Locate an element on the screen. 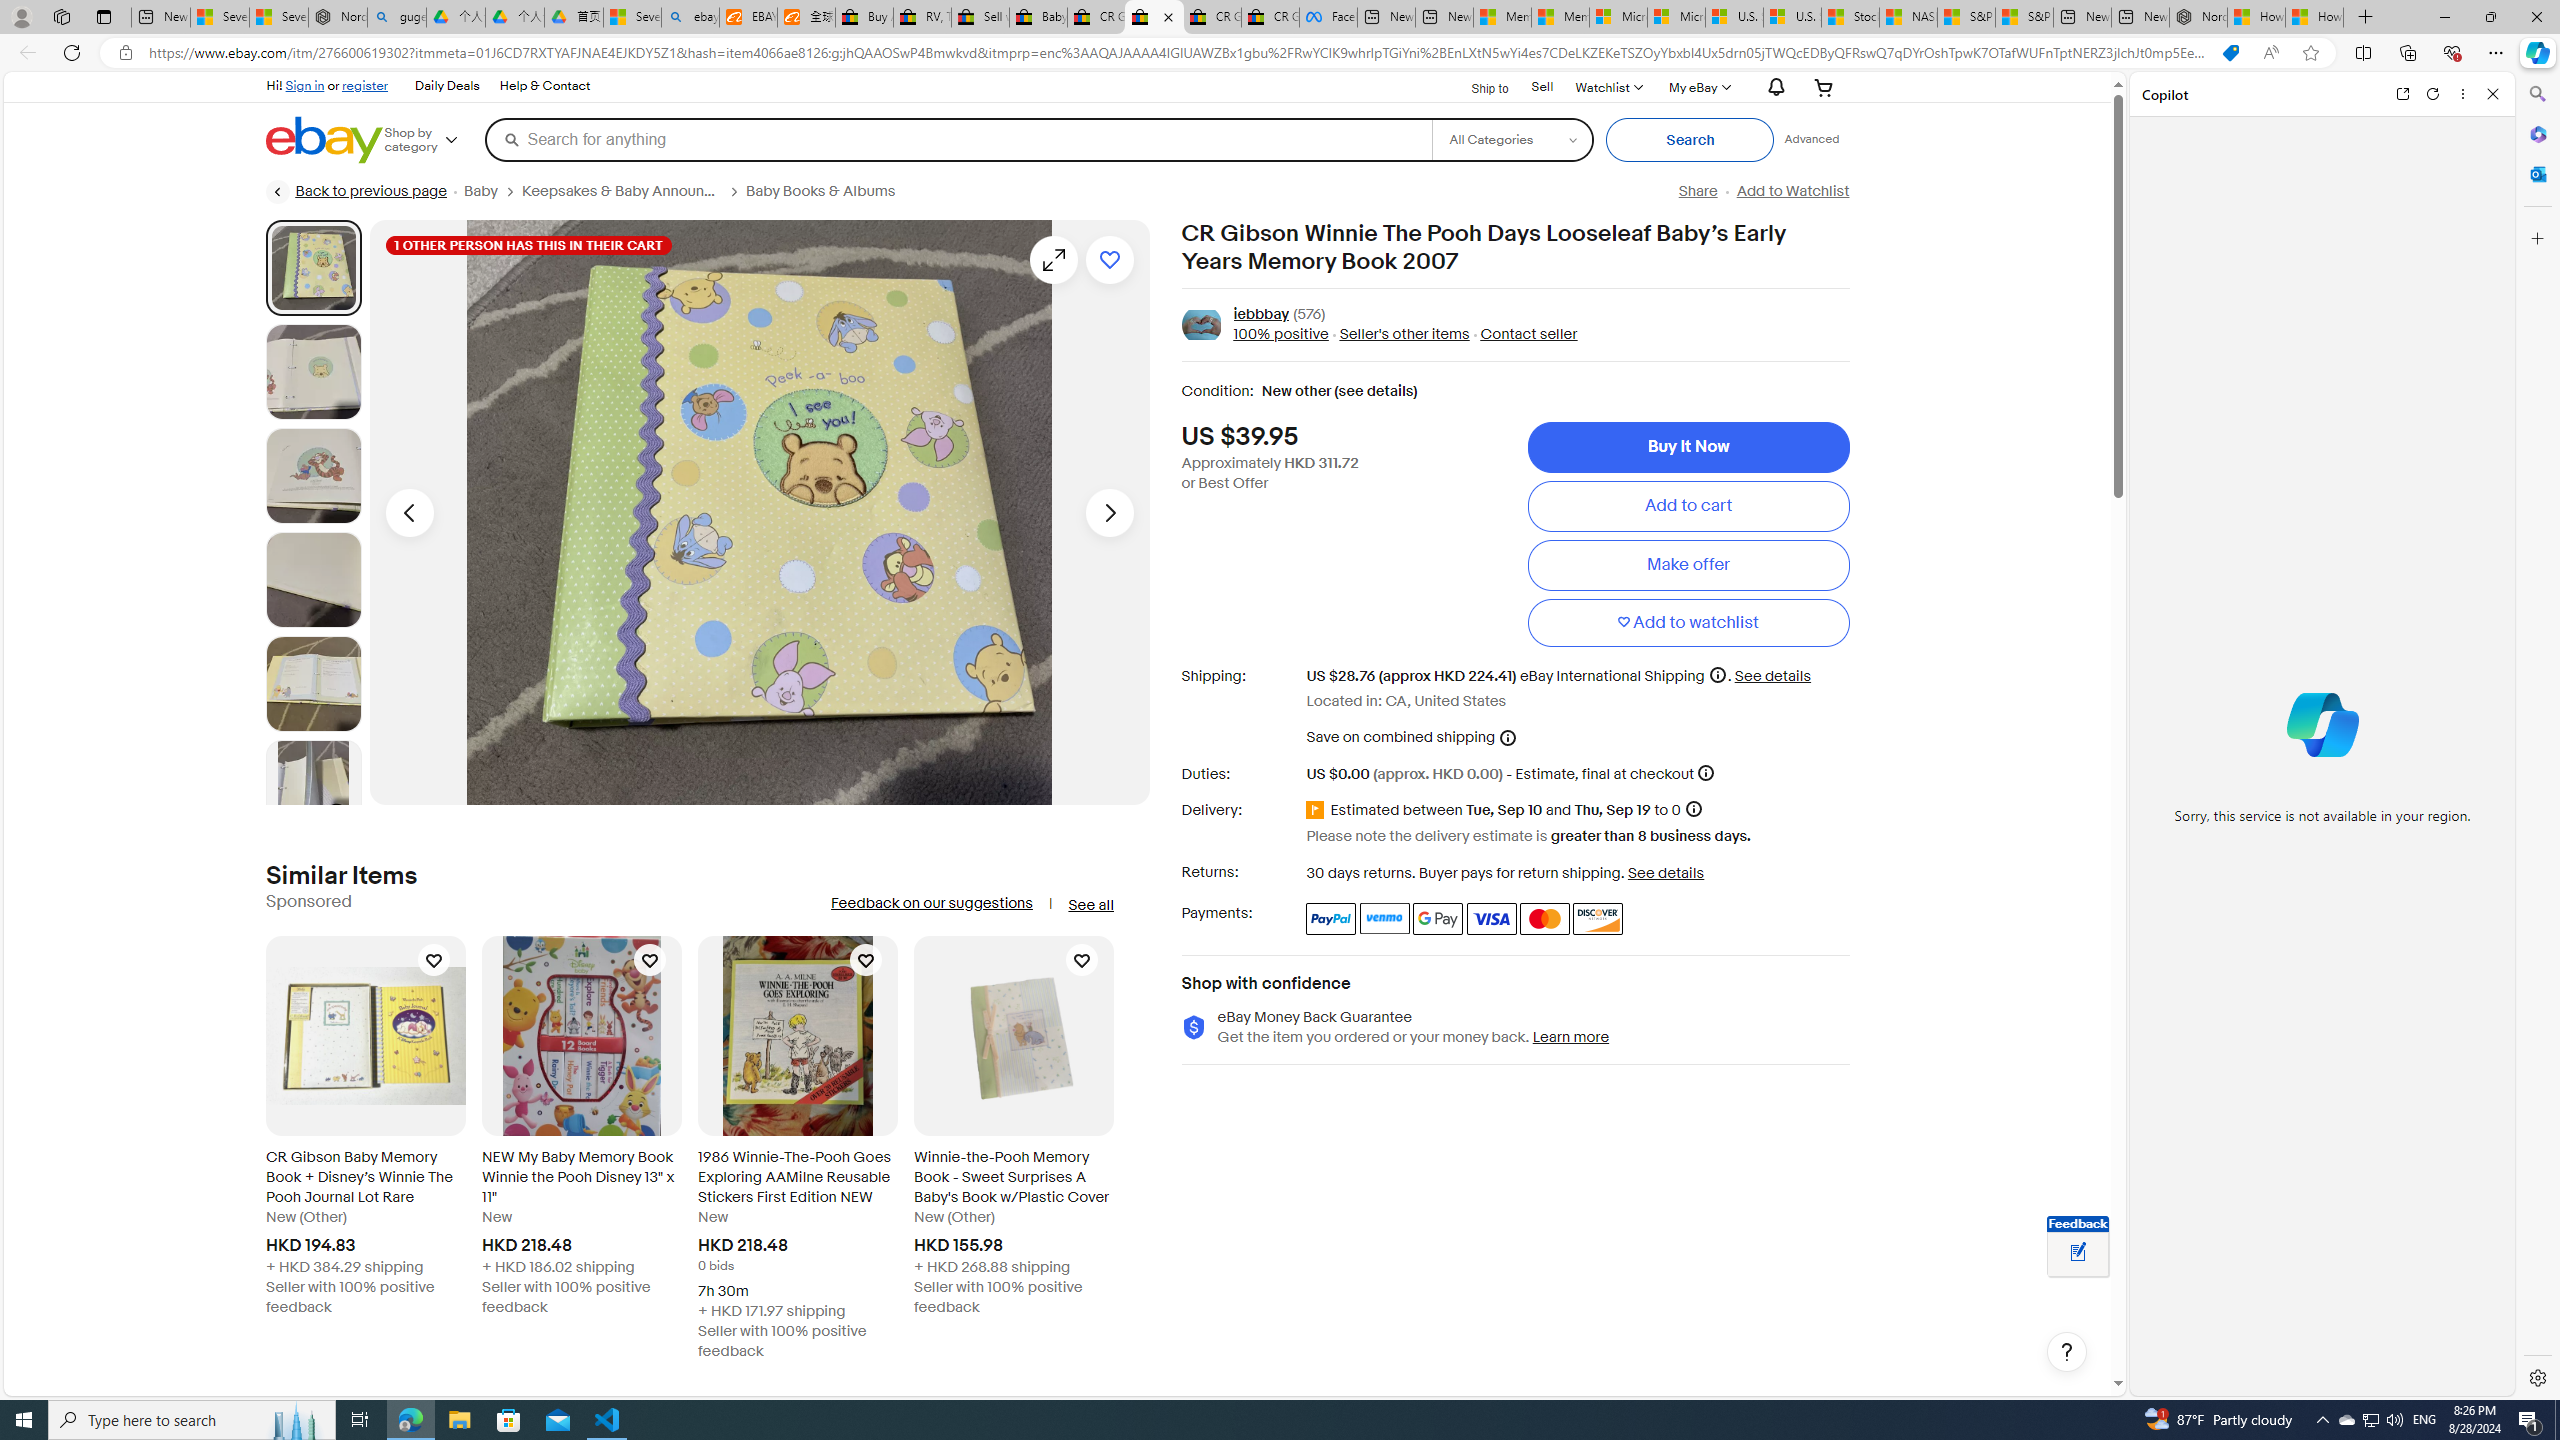  'Back to previous page' is located at coordinates (356, 191).